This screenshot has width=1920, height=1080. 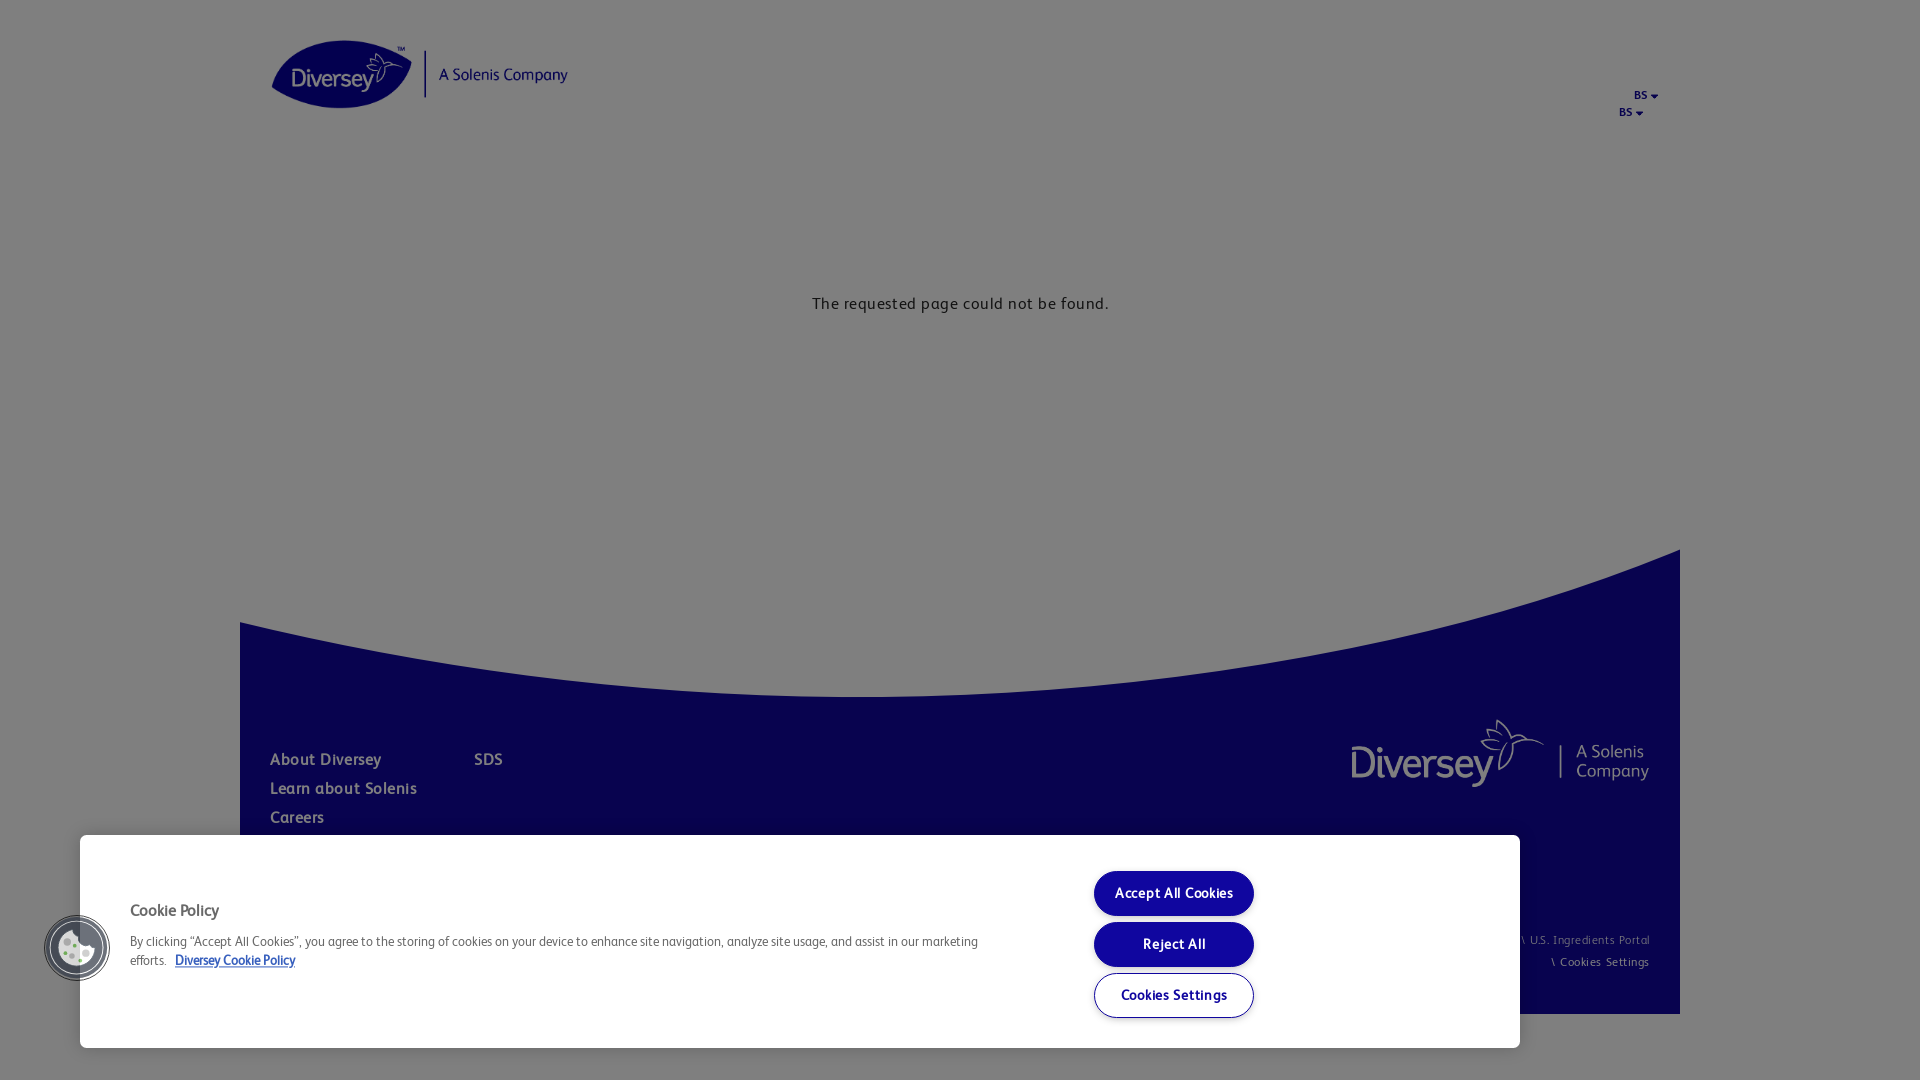 What do you see at coordinates (369, 759) in the screenshot?
I see `'About Diversey'` at bounding box center [369, 759].